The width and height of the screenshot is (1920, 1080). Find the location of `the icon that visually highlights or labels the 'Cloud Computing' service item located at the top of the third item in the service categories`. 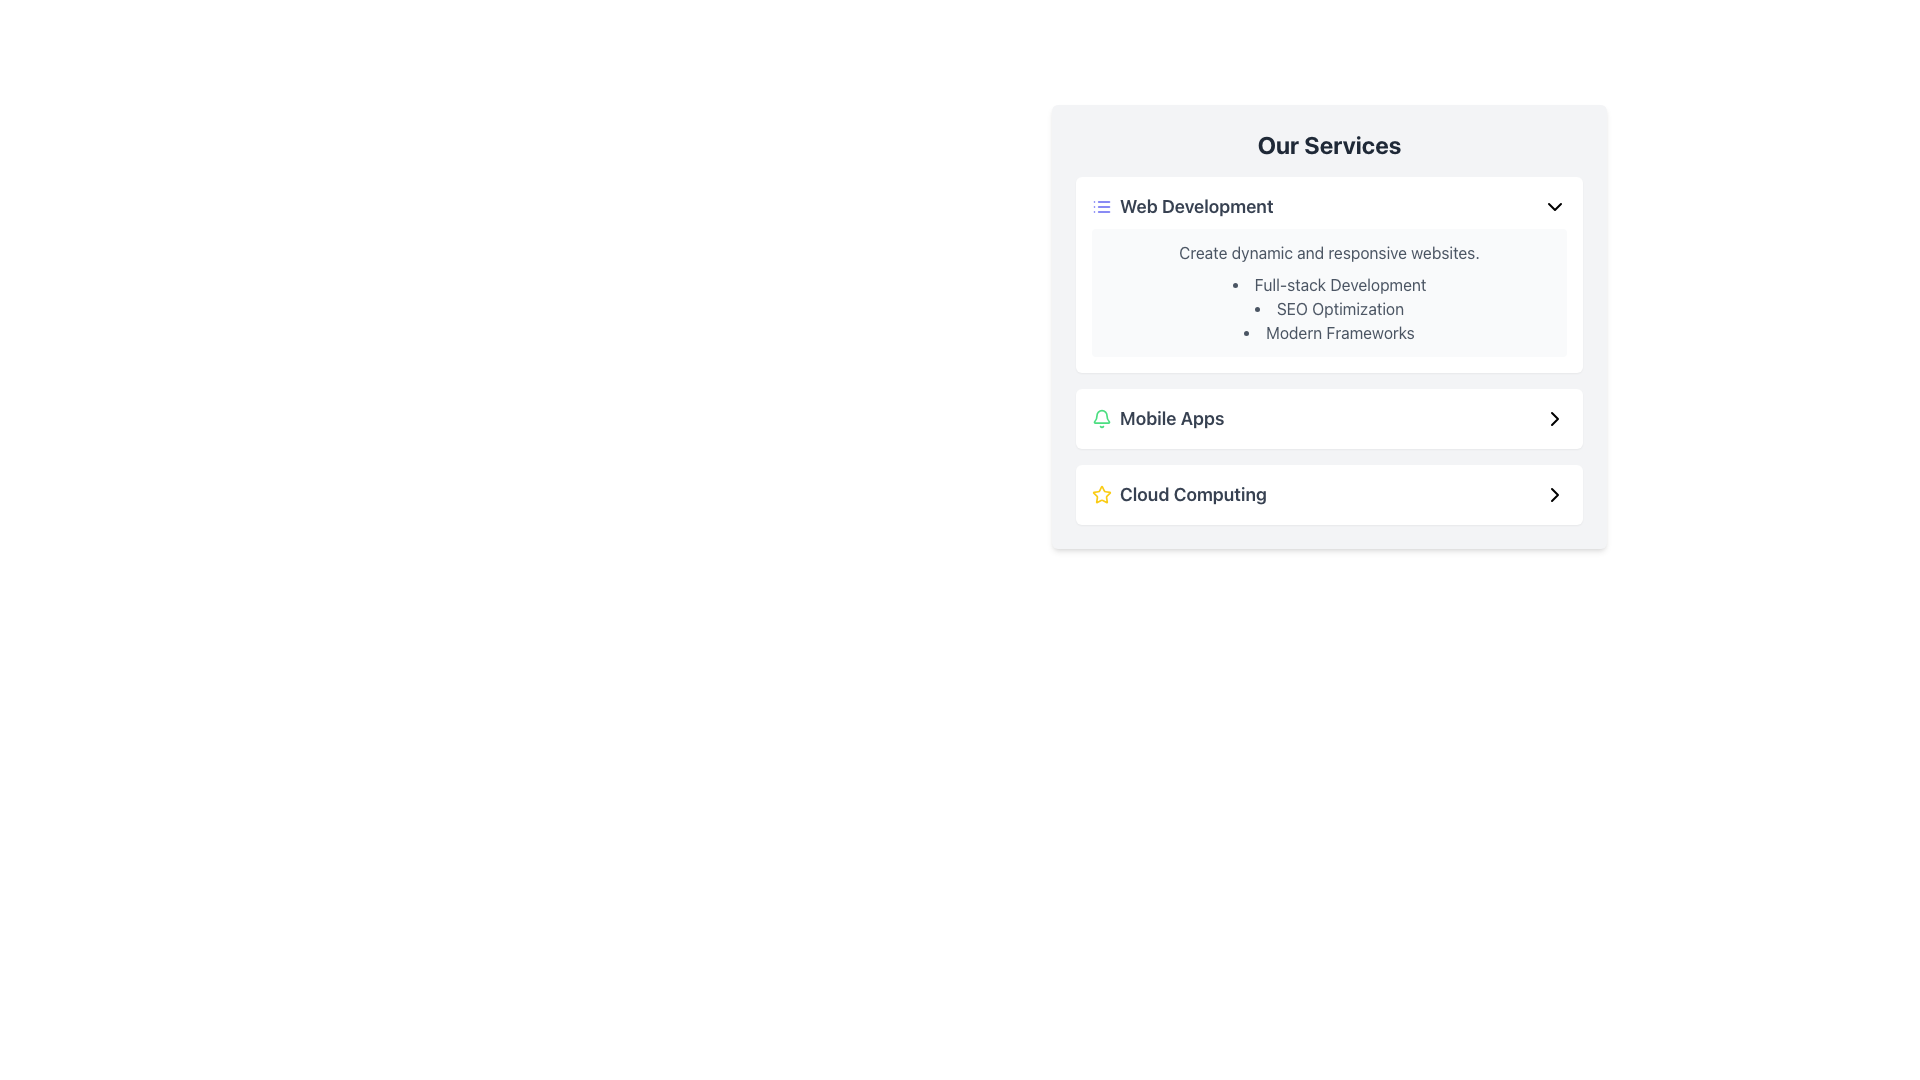

the icon that visually highlights or labels the 'Cloud Computing' service item located at the top of the third item in the service categories is located at coordinates (1101, 494).